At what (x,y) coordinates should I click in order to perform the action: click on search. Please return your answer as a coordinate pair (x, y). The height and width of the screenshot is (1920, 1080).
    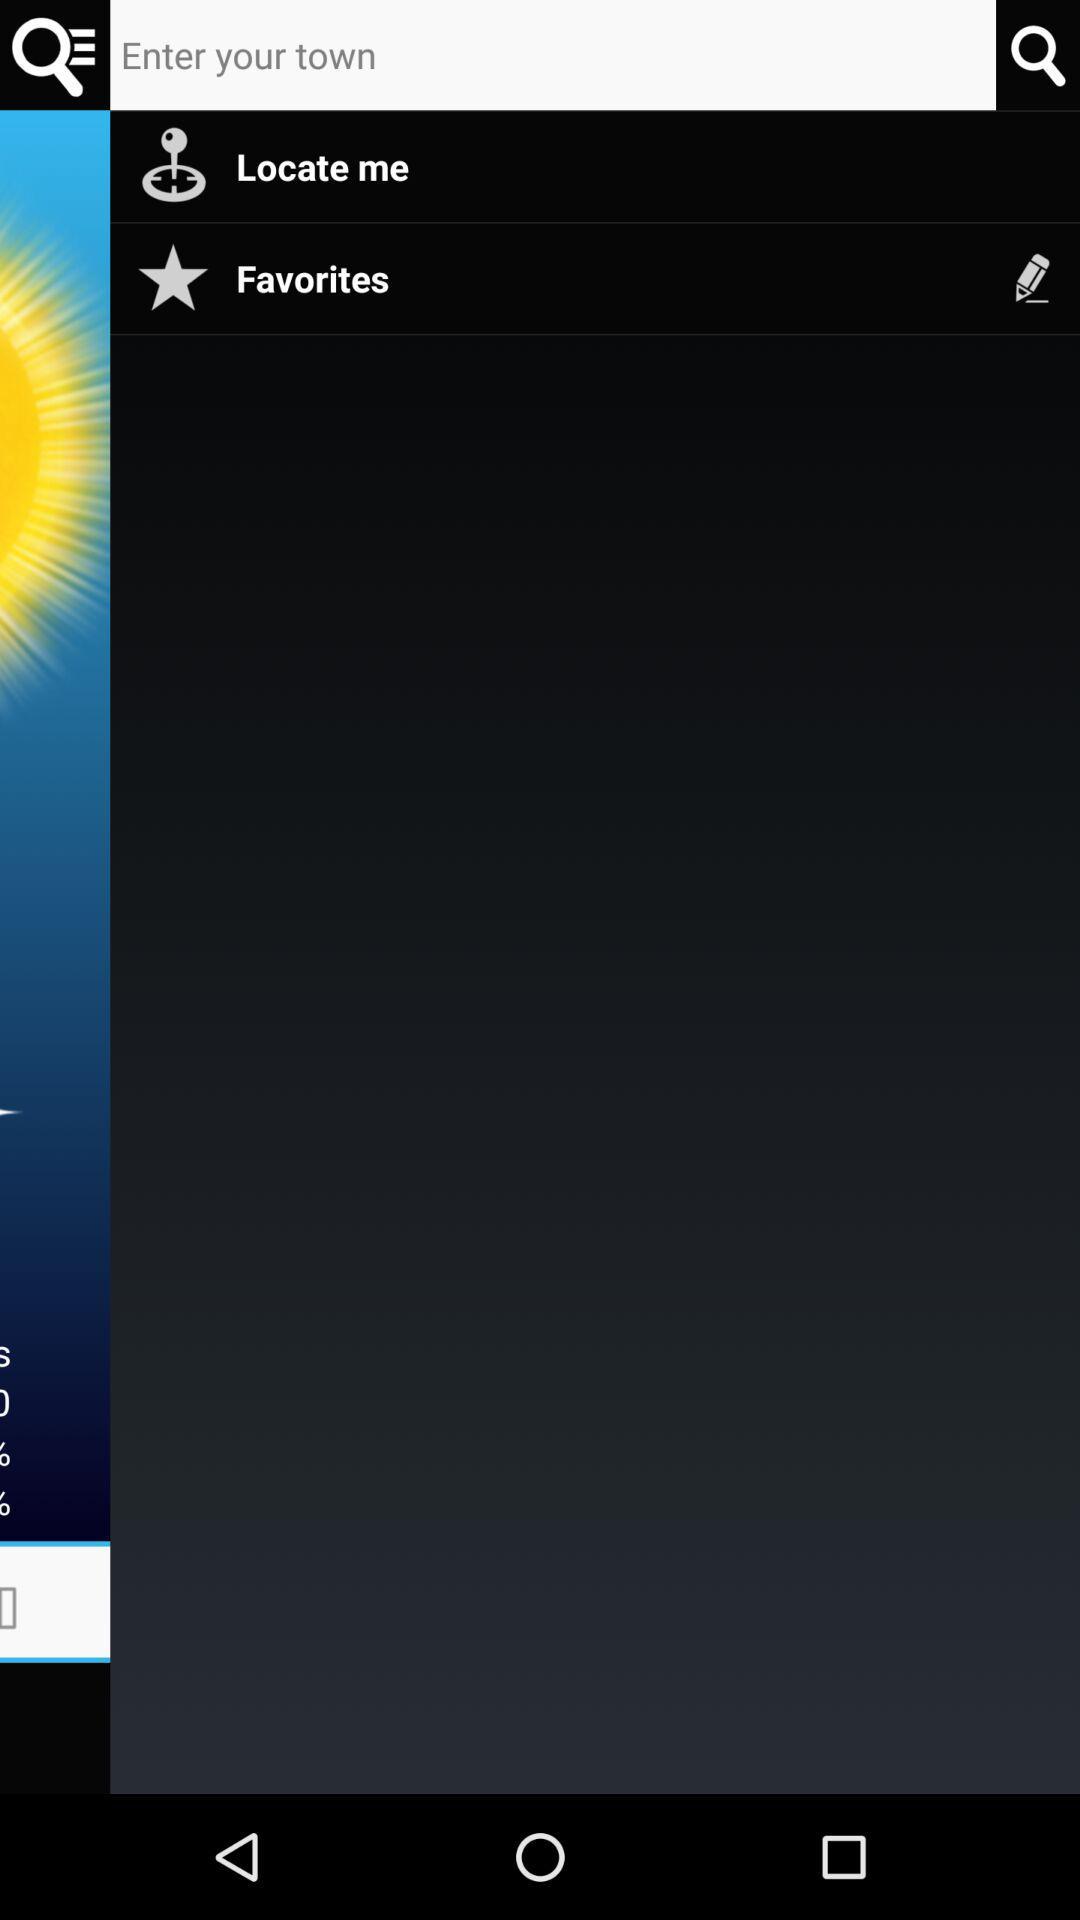
    Looking at the image, I should click on (54, 55).